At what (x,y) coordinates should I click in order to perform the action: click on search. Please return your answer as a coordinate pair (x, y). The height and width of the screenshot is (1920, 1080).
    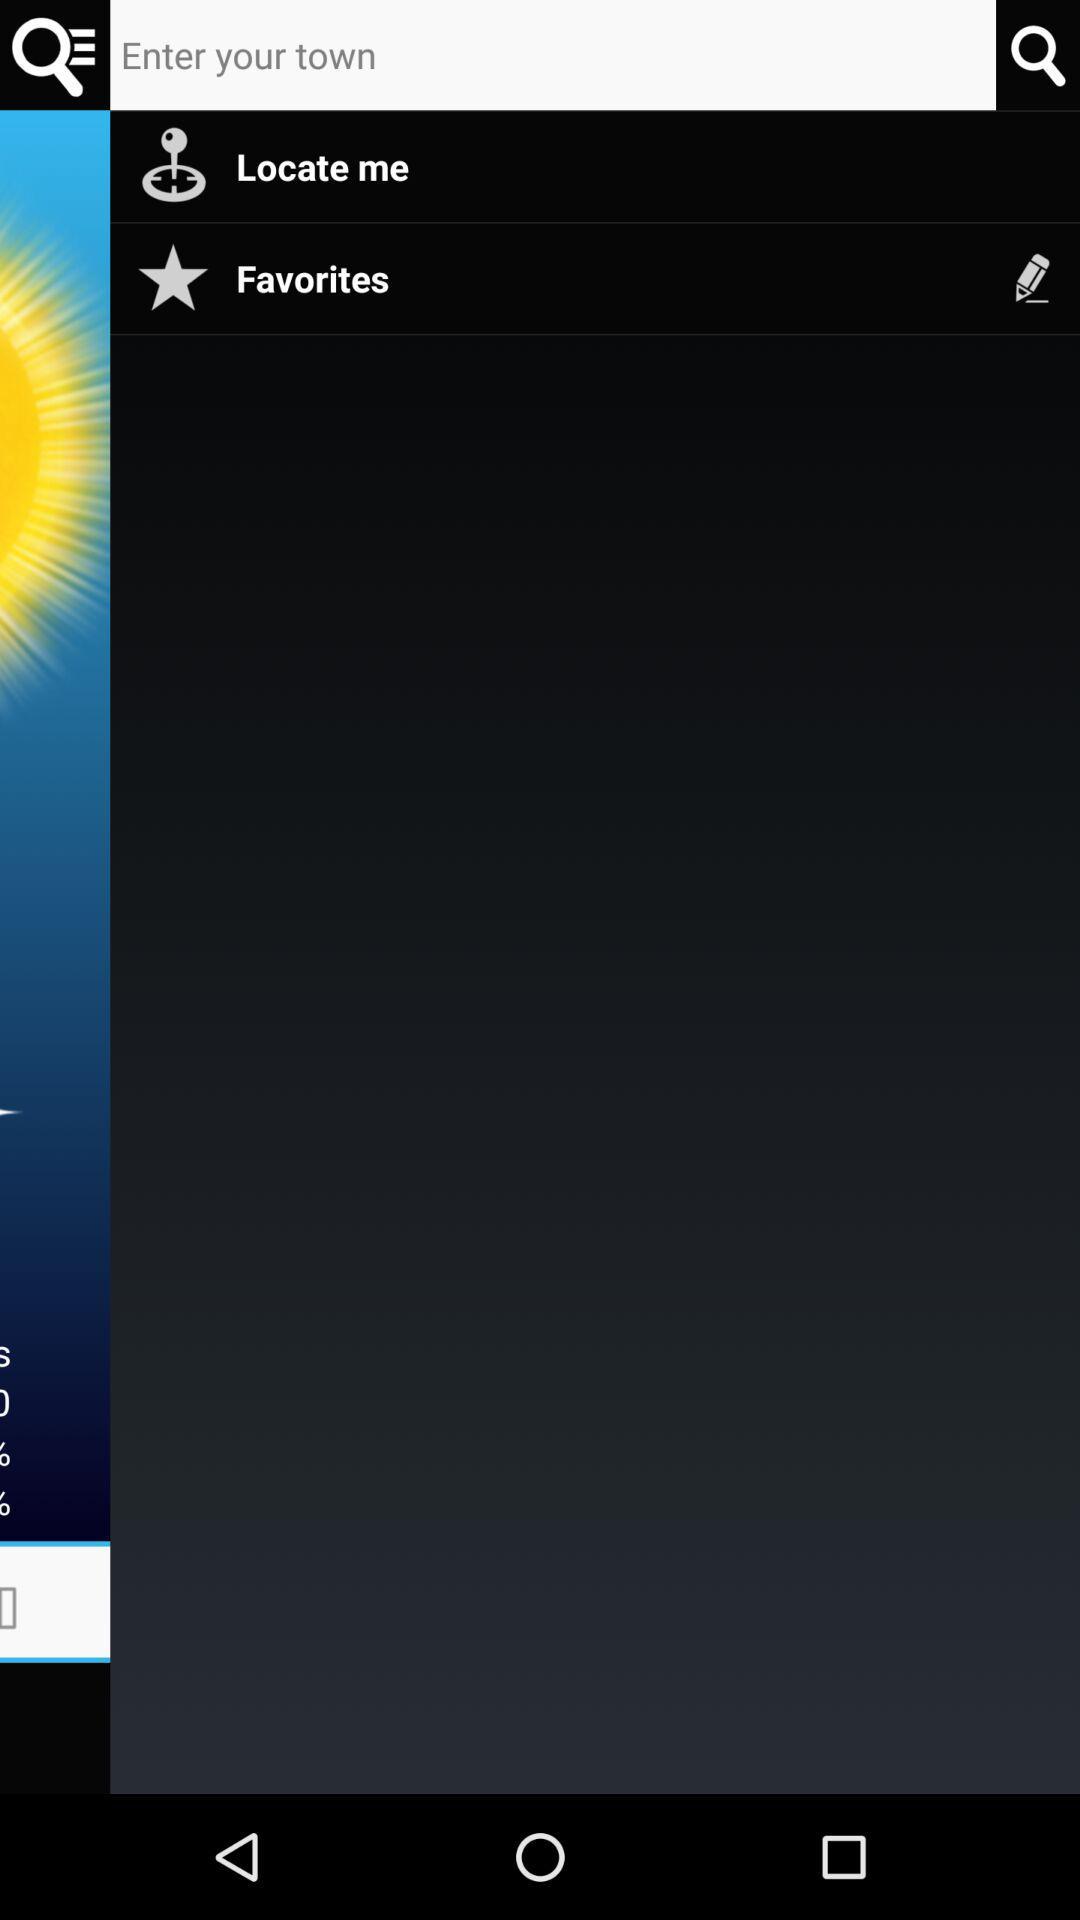
    Looking at the image, I should click on (54, 55).